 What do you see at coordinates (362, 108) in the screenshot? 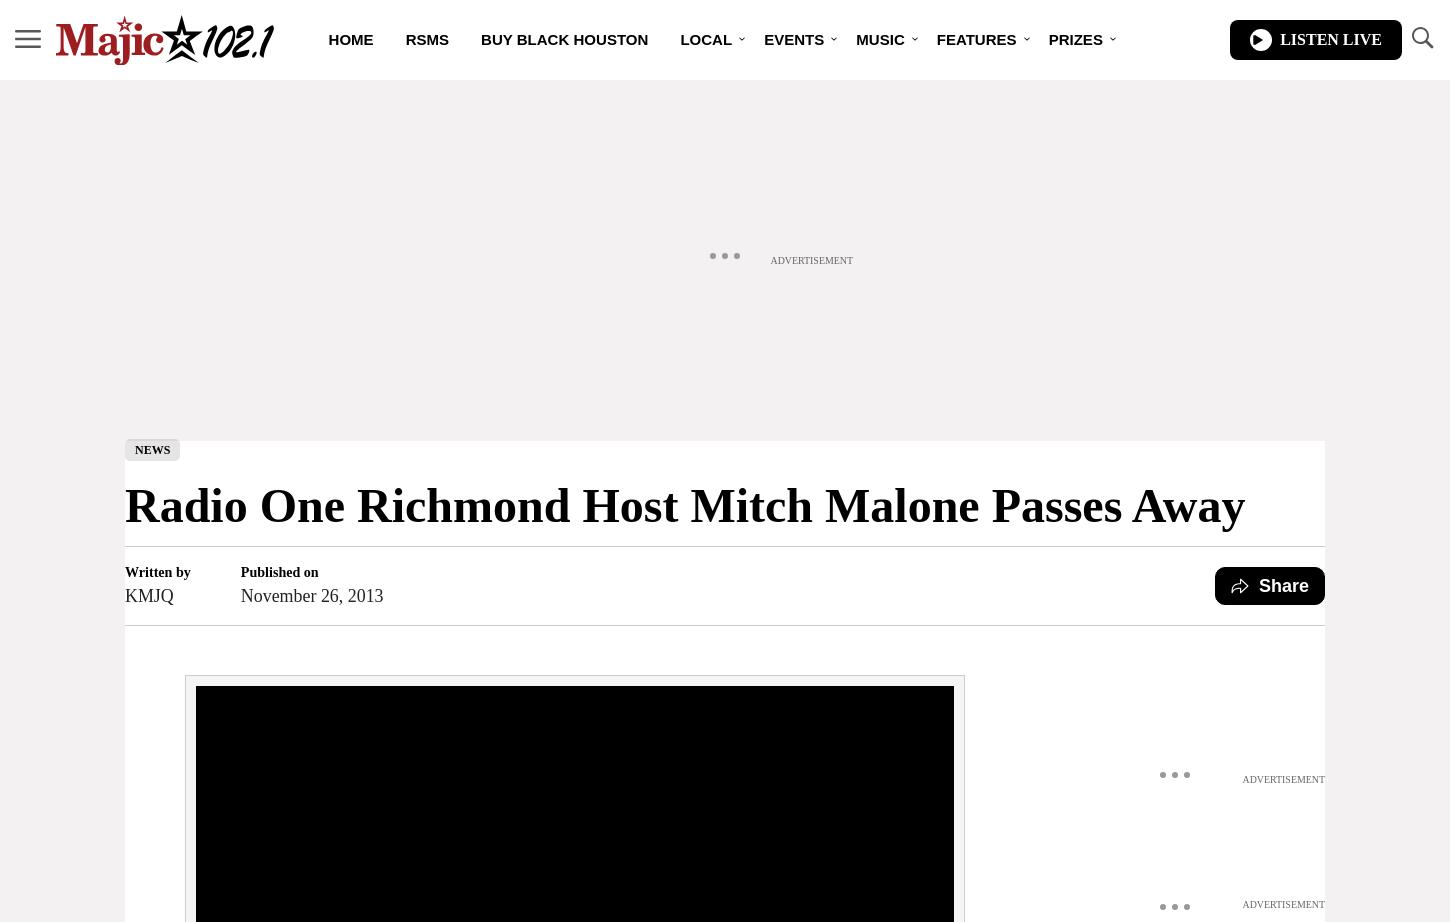
I see `'Playlist'` at bounding box center [362, 108].